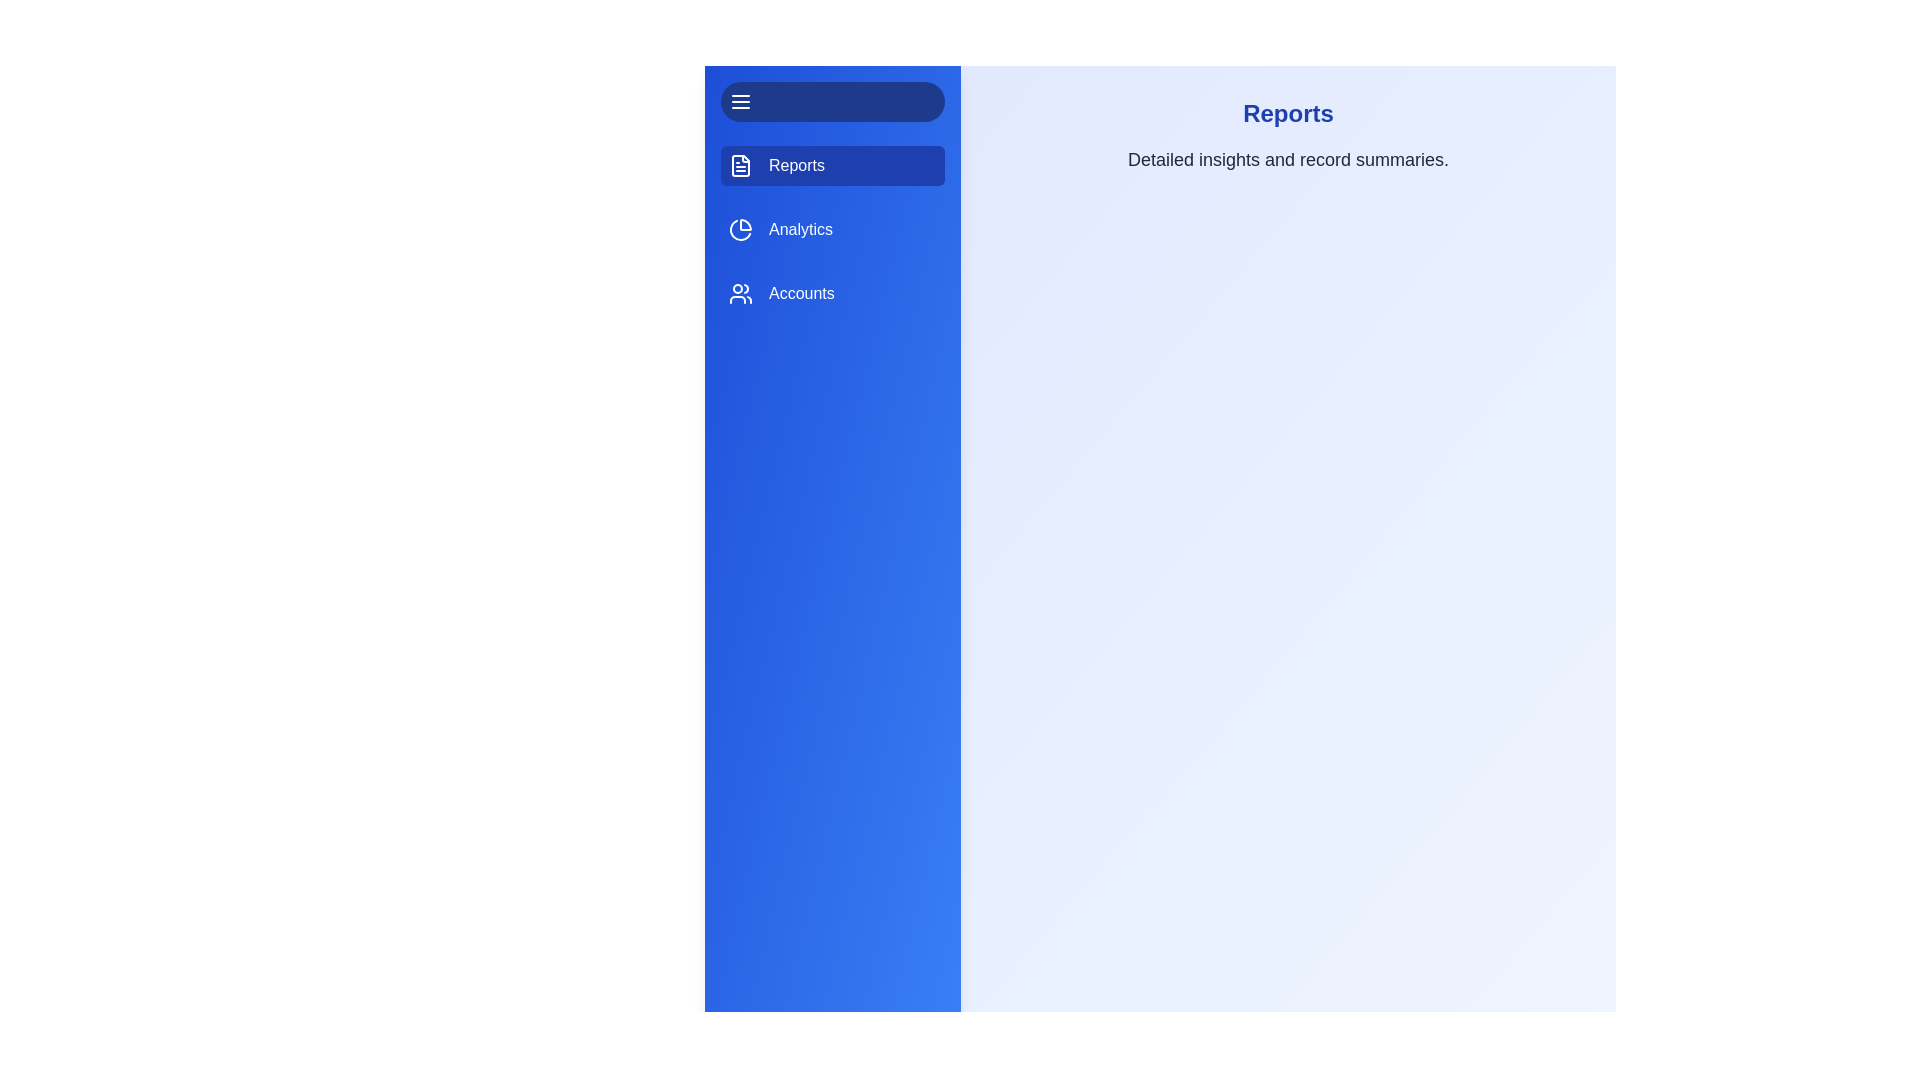 The width and height of the screenshot is (1920, 1080). Describe the element at coordinates (833, 101) in the screenshot. I see `toggle button to change the drawer's state` at that location.